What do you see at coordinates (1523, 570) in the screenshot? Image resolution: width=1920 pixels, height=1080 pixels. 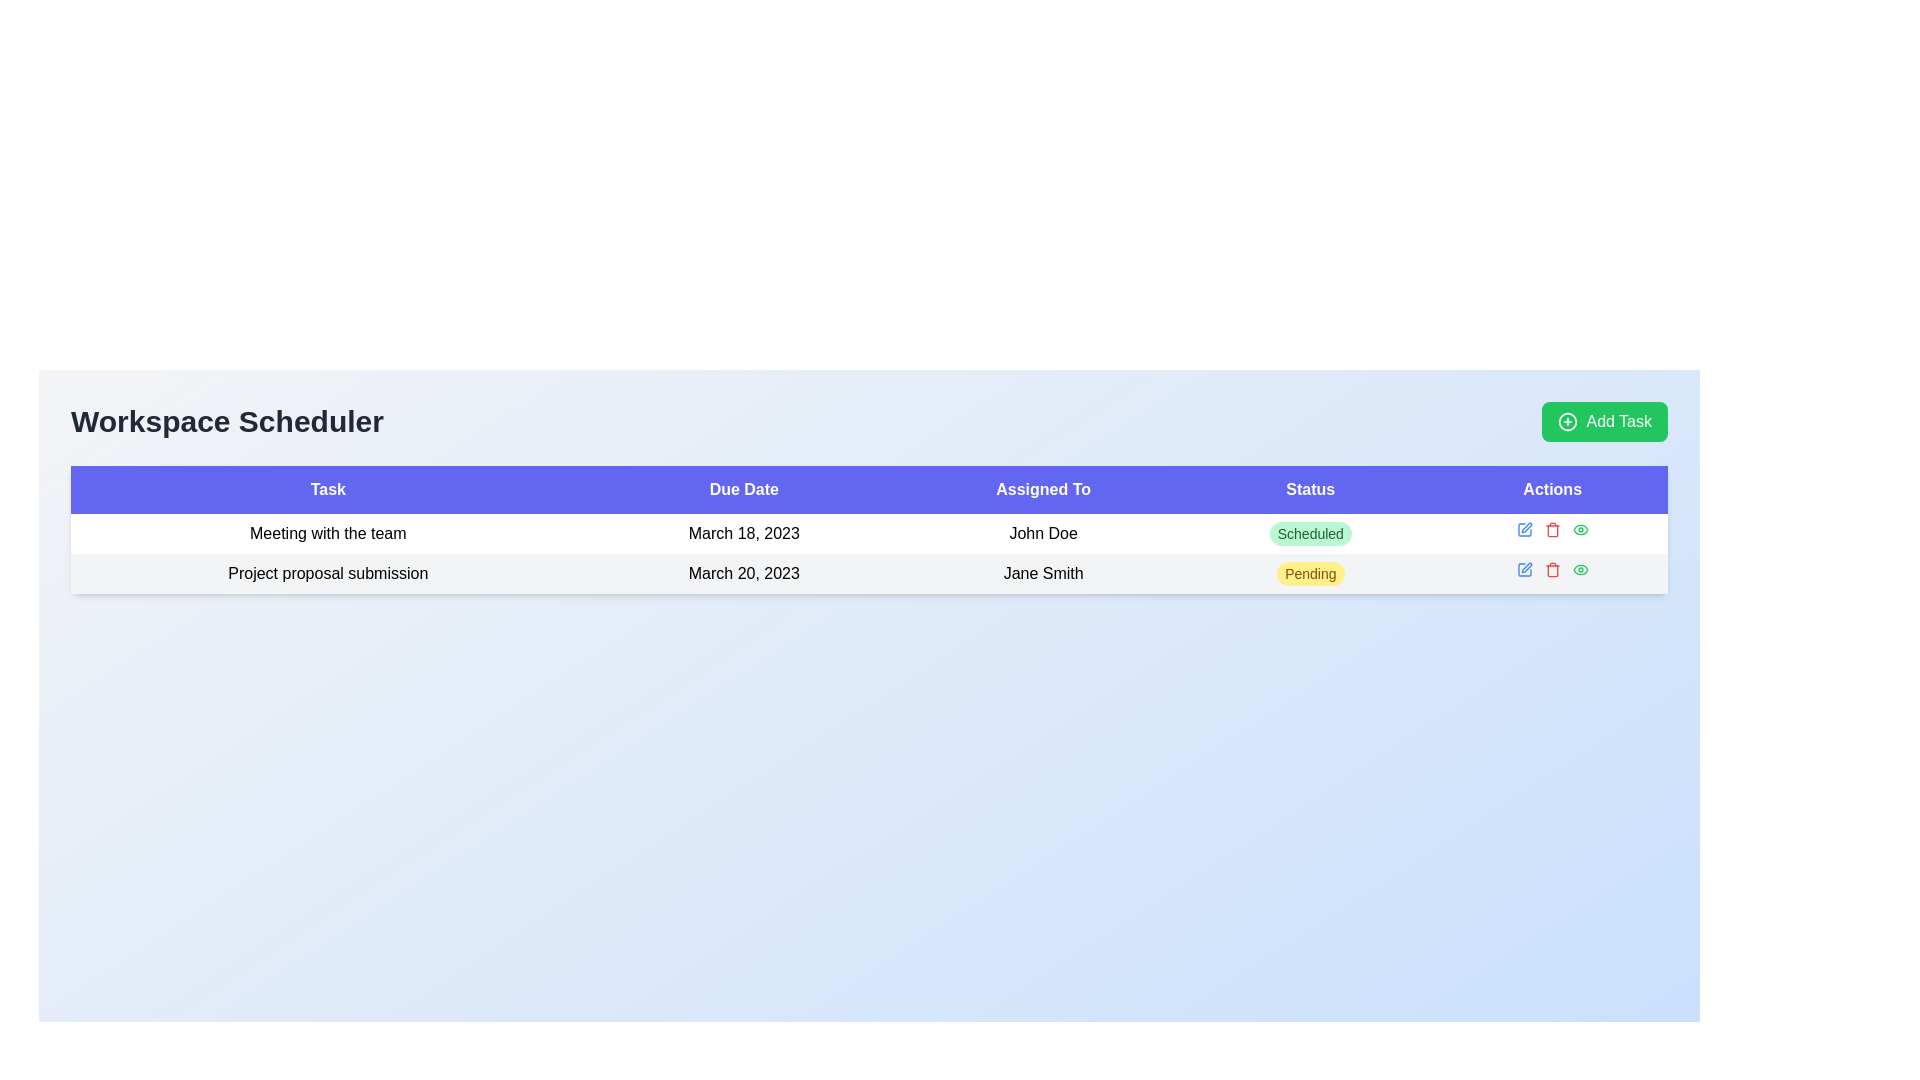 I see `the blue pen icon located in the Actions column of the first row, immediately to the right of the 'Scheduled' status label` at bounding box center [1523, 570].